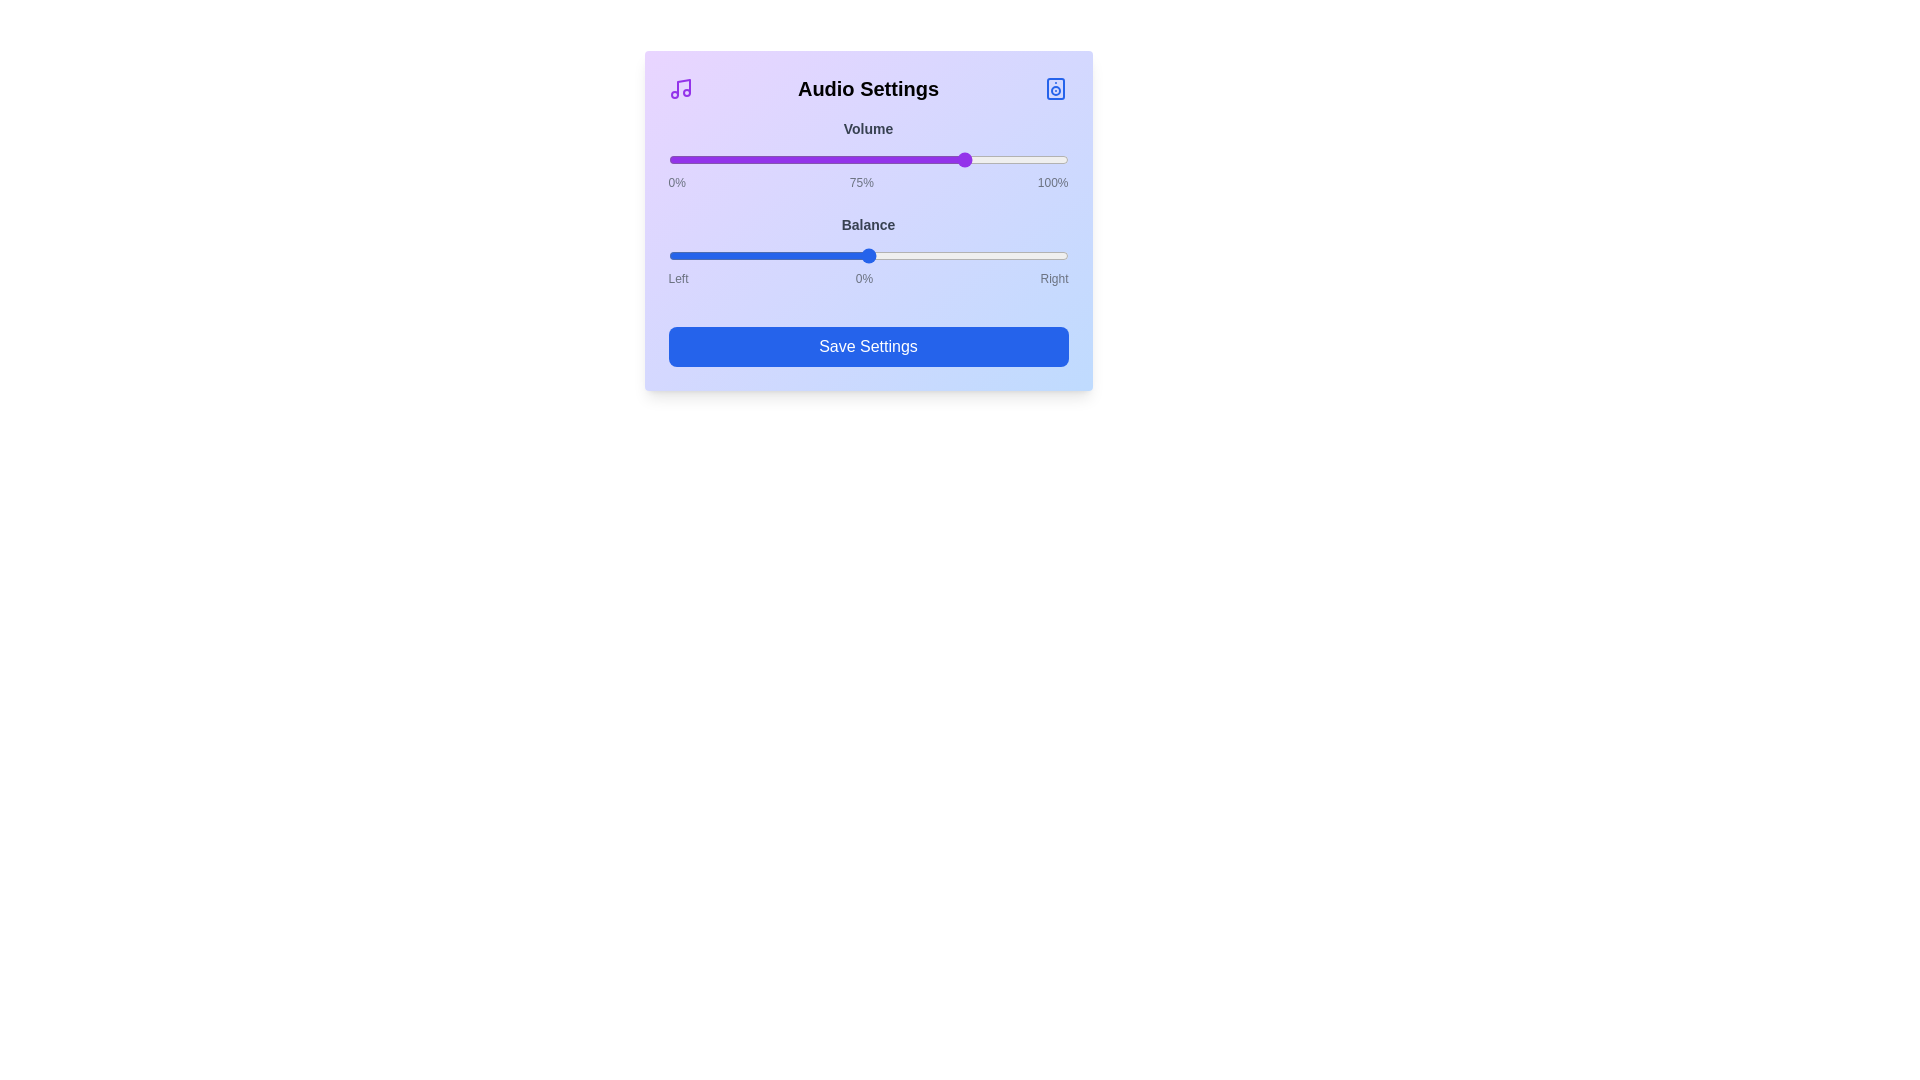  I want to click on the volume slider to 86%, so click(1012, 158).